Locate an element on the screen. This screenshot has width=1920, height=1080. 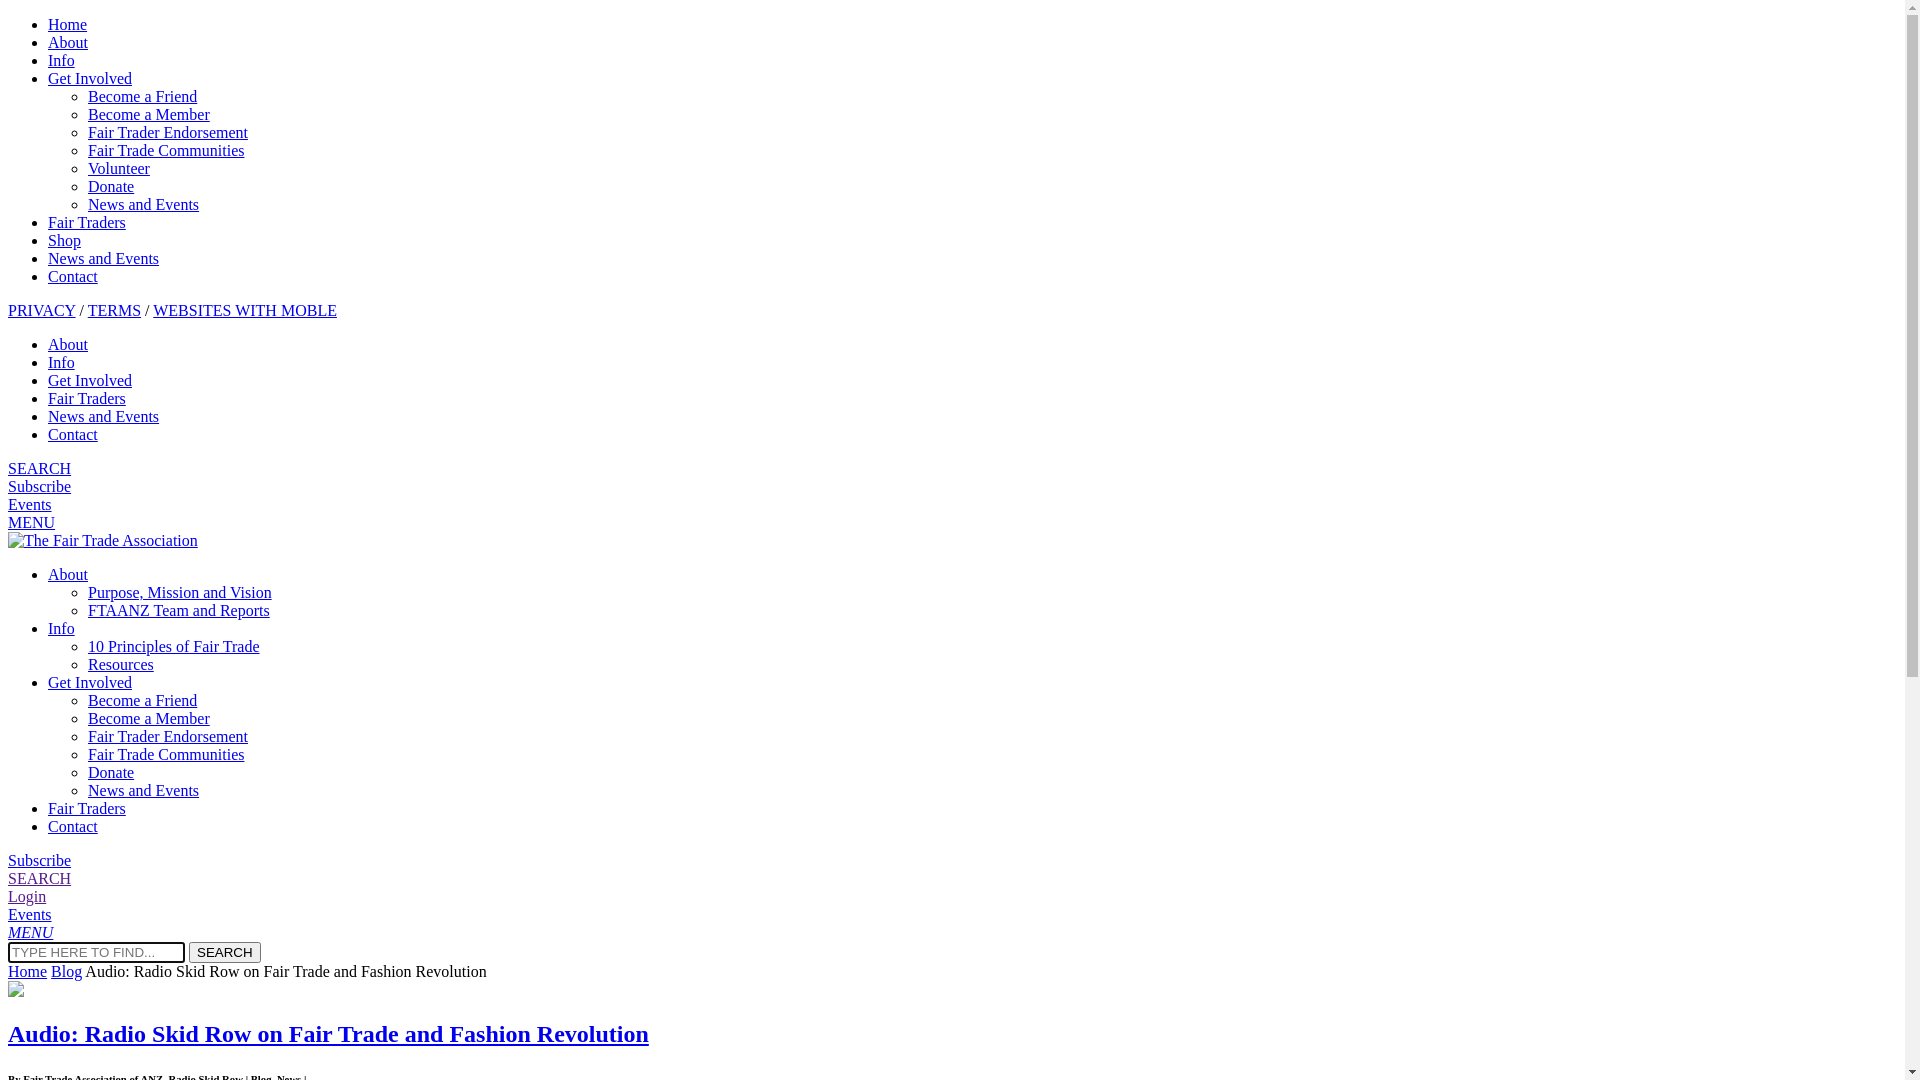
'Login' is located at coordinates (27, 895).